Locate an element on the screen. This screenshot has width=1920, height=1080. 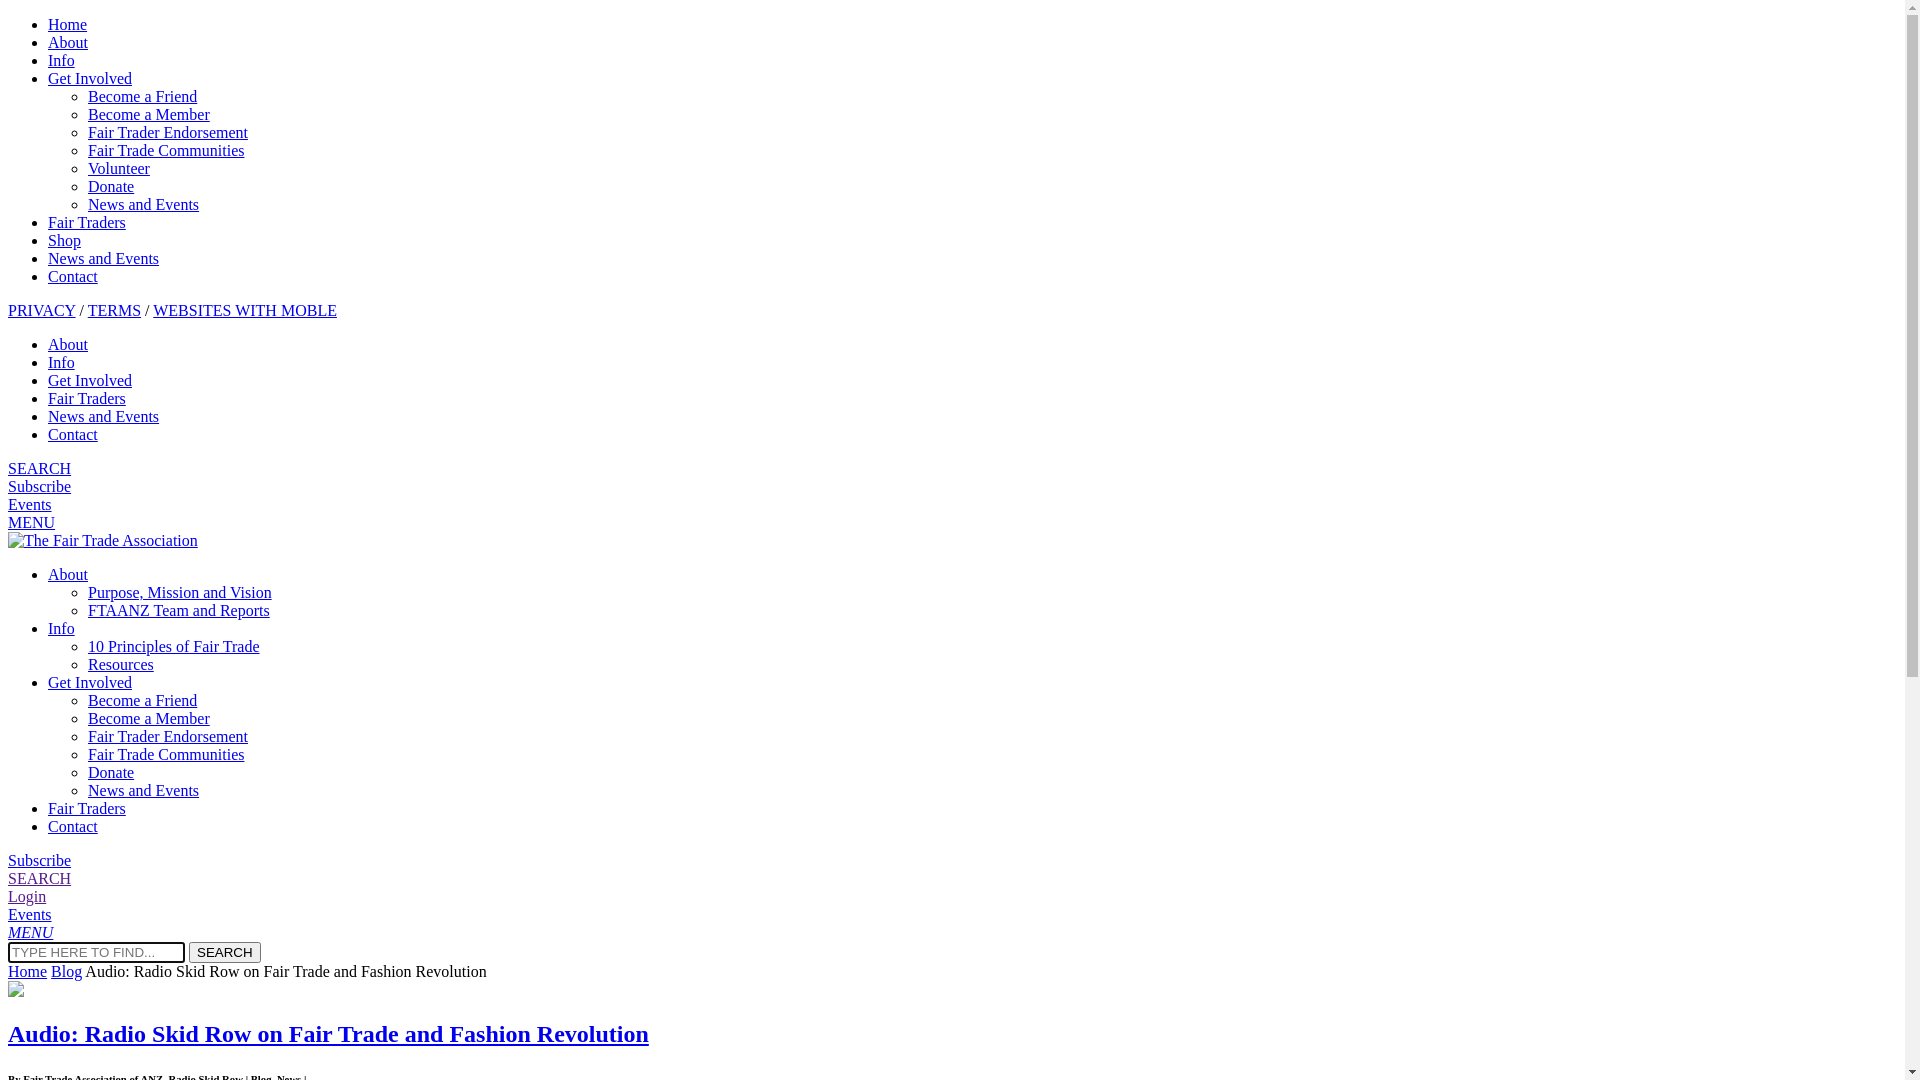
'Login' is located at coordinates (27, 895).